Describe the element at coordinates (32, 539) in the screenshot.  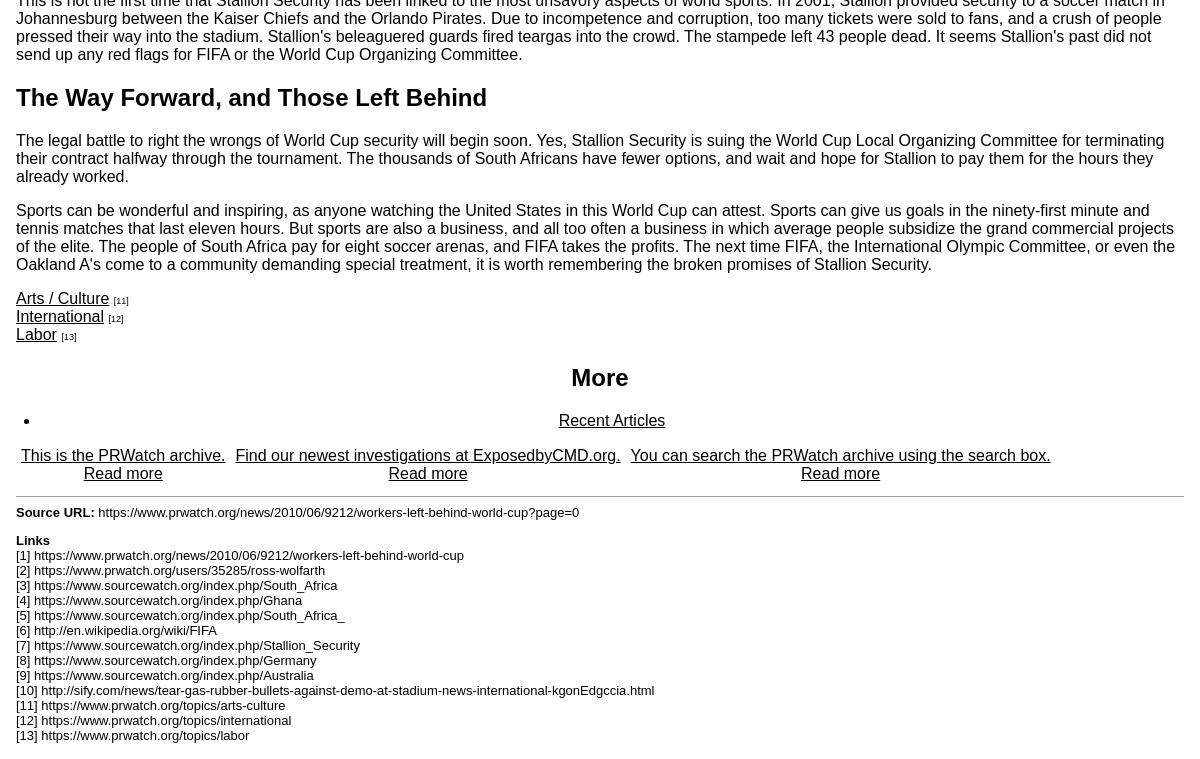
I see `'Links'` at that location.